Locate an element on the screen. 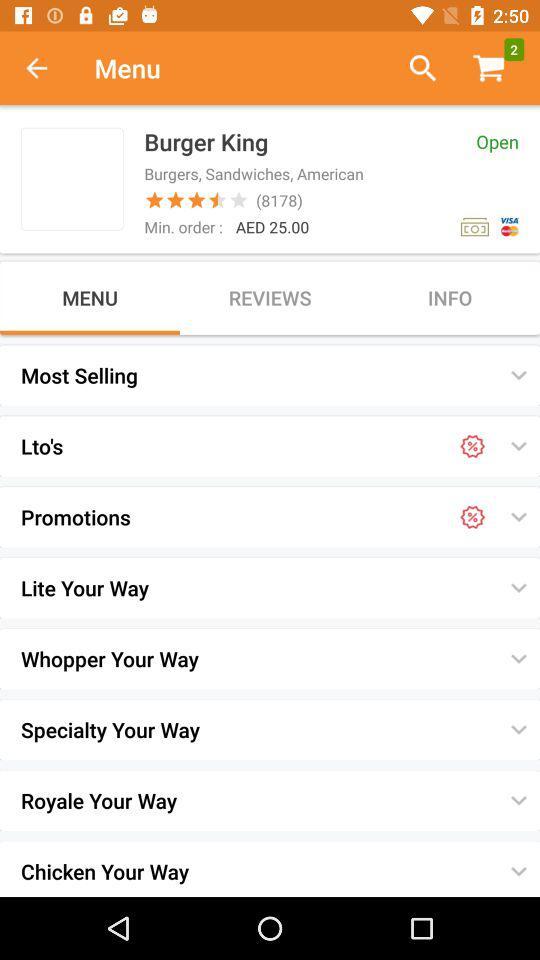 The image size is (540, 960). item next to menu icon is located at coordinates (47, 68).